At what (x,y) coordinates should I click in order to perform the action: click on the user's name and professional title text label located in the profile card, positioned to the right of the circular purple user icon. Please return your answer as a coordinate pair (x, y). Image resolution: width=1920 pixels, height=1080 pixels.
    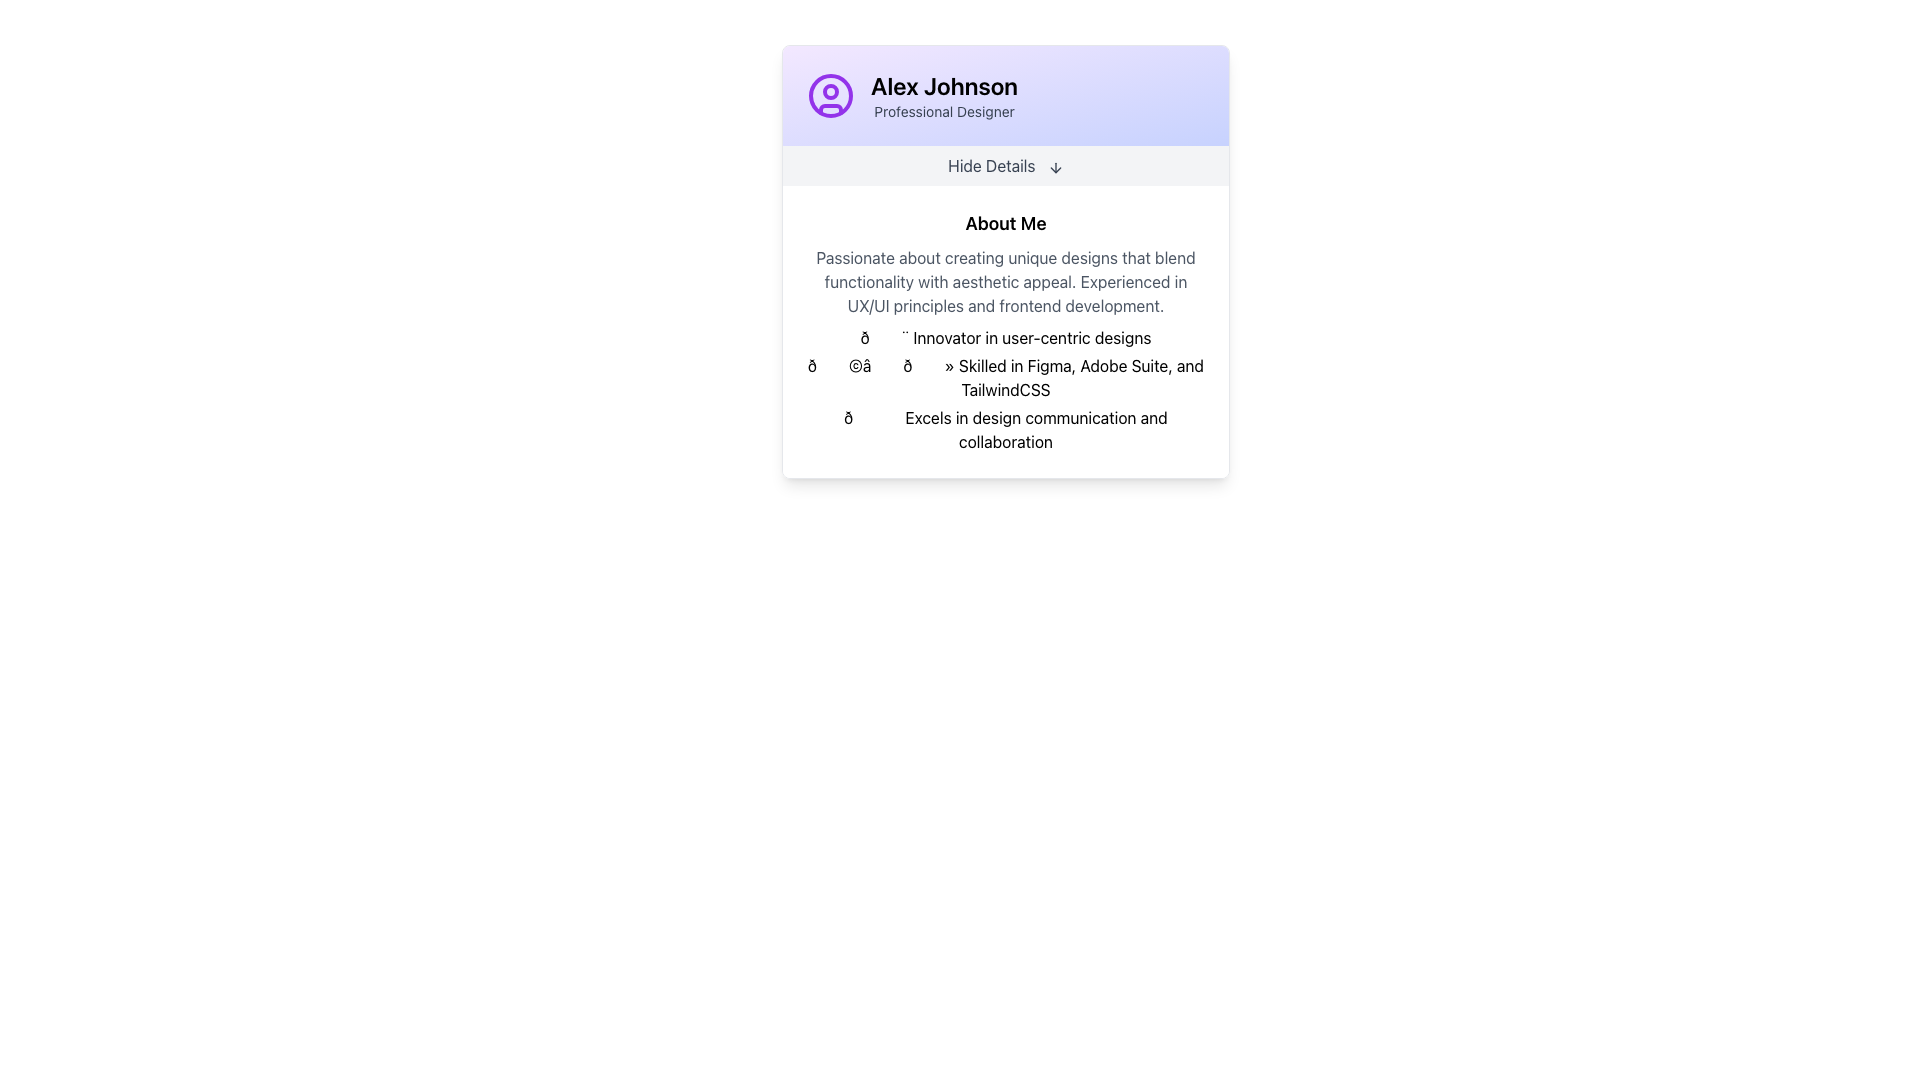
    Looking at the image, I should click on (943, 96).